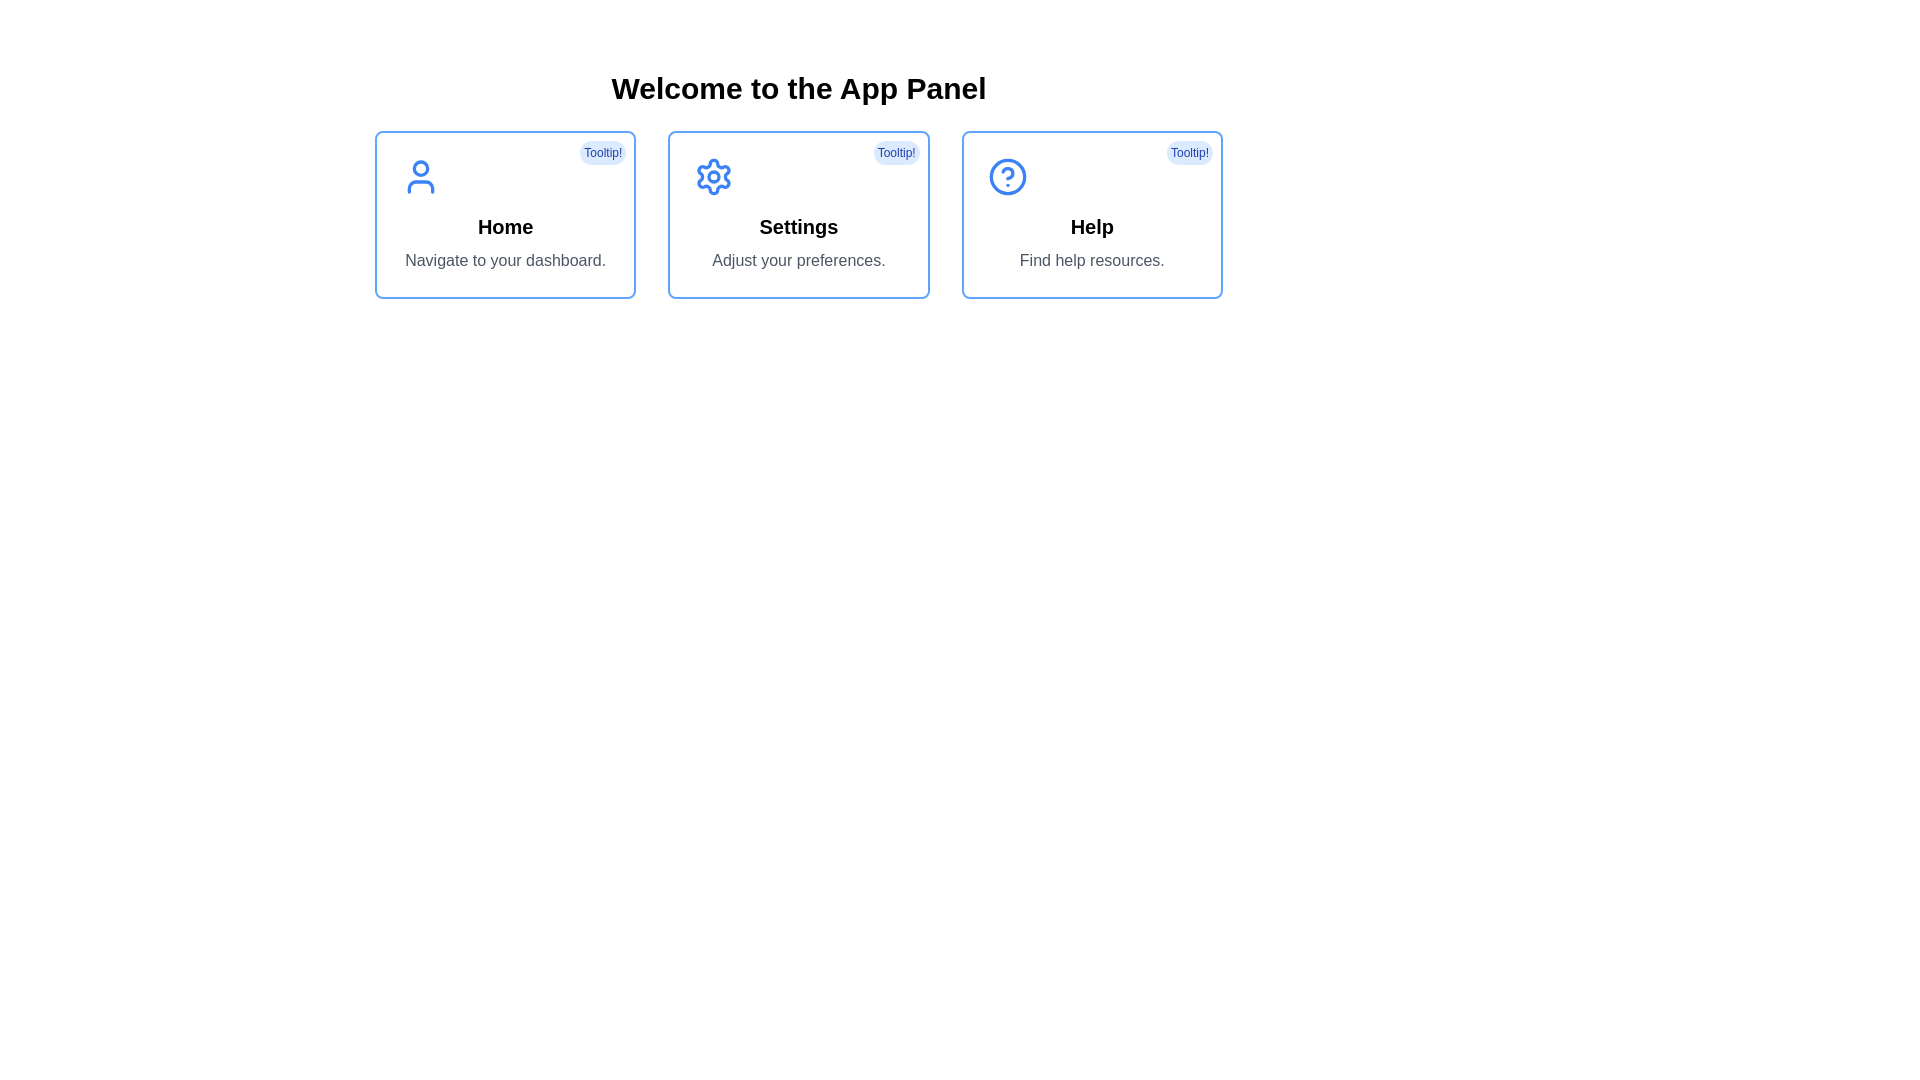 The width and height of the screenshot is (1920, 1080). What do you see at coordinates (714, 176) in the screenshot?
I see `the blue cogwheel icon centered within the 'Settings' card` at bounding box center [714, 176].